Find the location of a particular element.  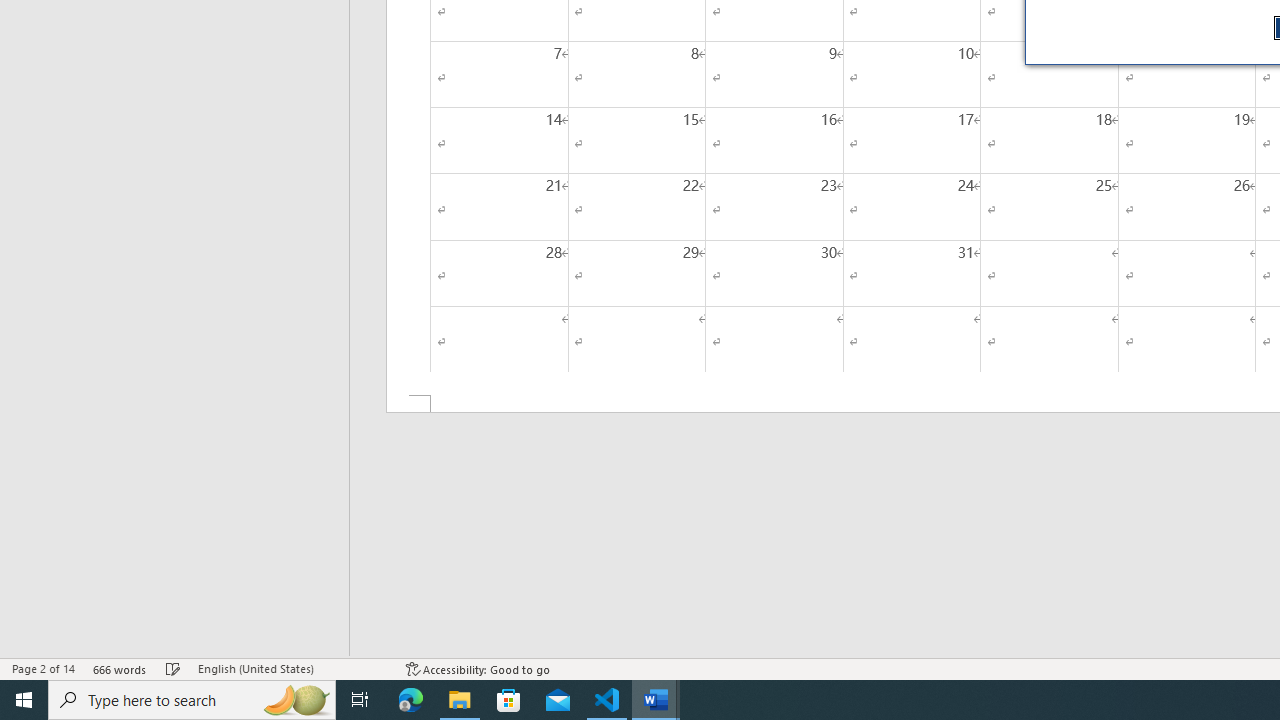

'Accessibility Checker Accessibility: Good to go' is located at coordinates (477, 669).